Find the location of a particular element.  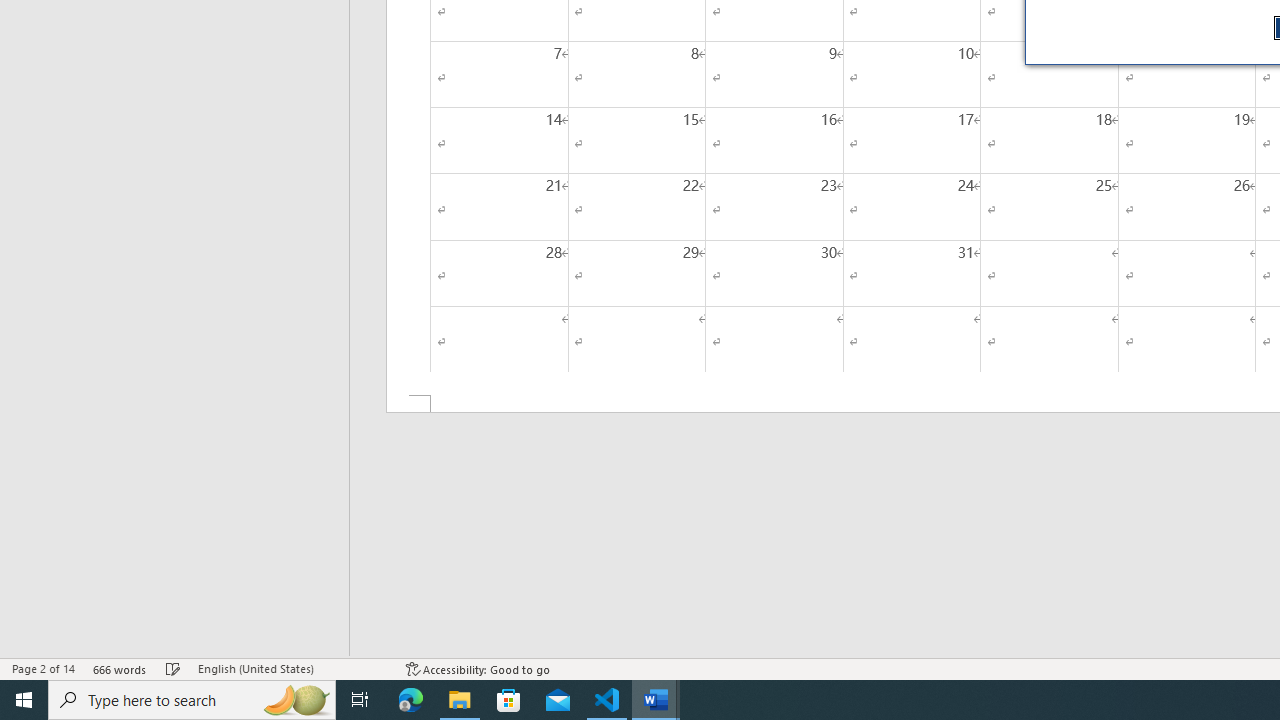

'Accessibility Checker Accessibility: Good to go' is located at coordinates (477, 669).